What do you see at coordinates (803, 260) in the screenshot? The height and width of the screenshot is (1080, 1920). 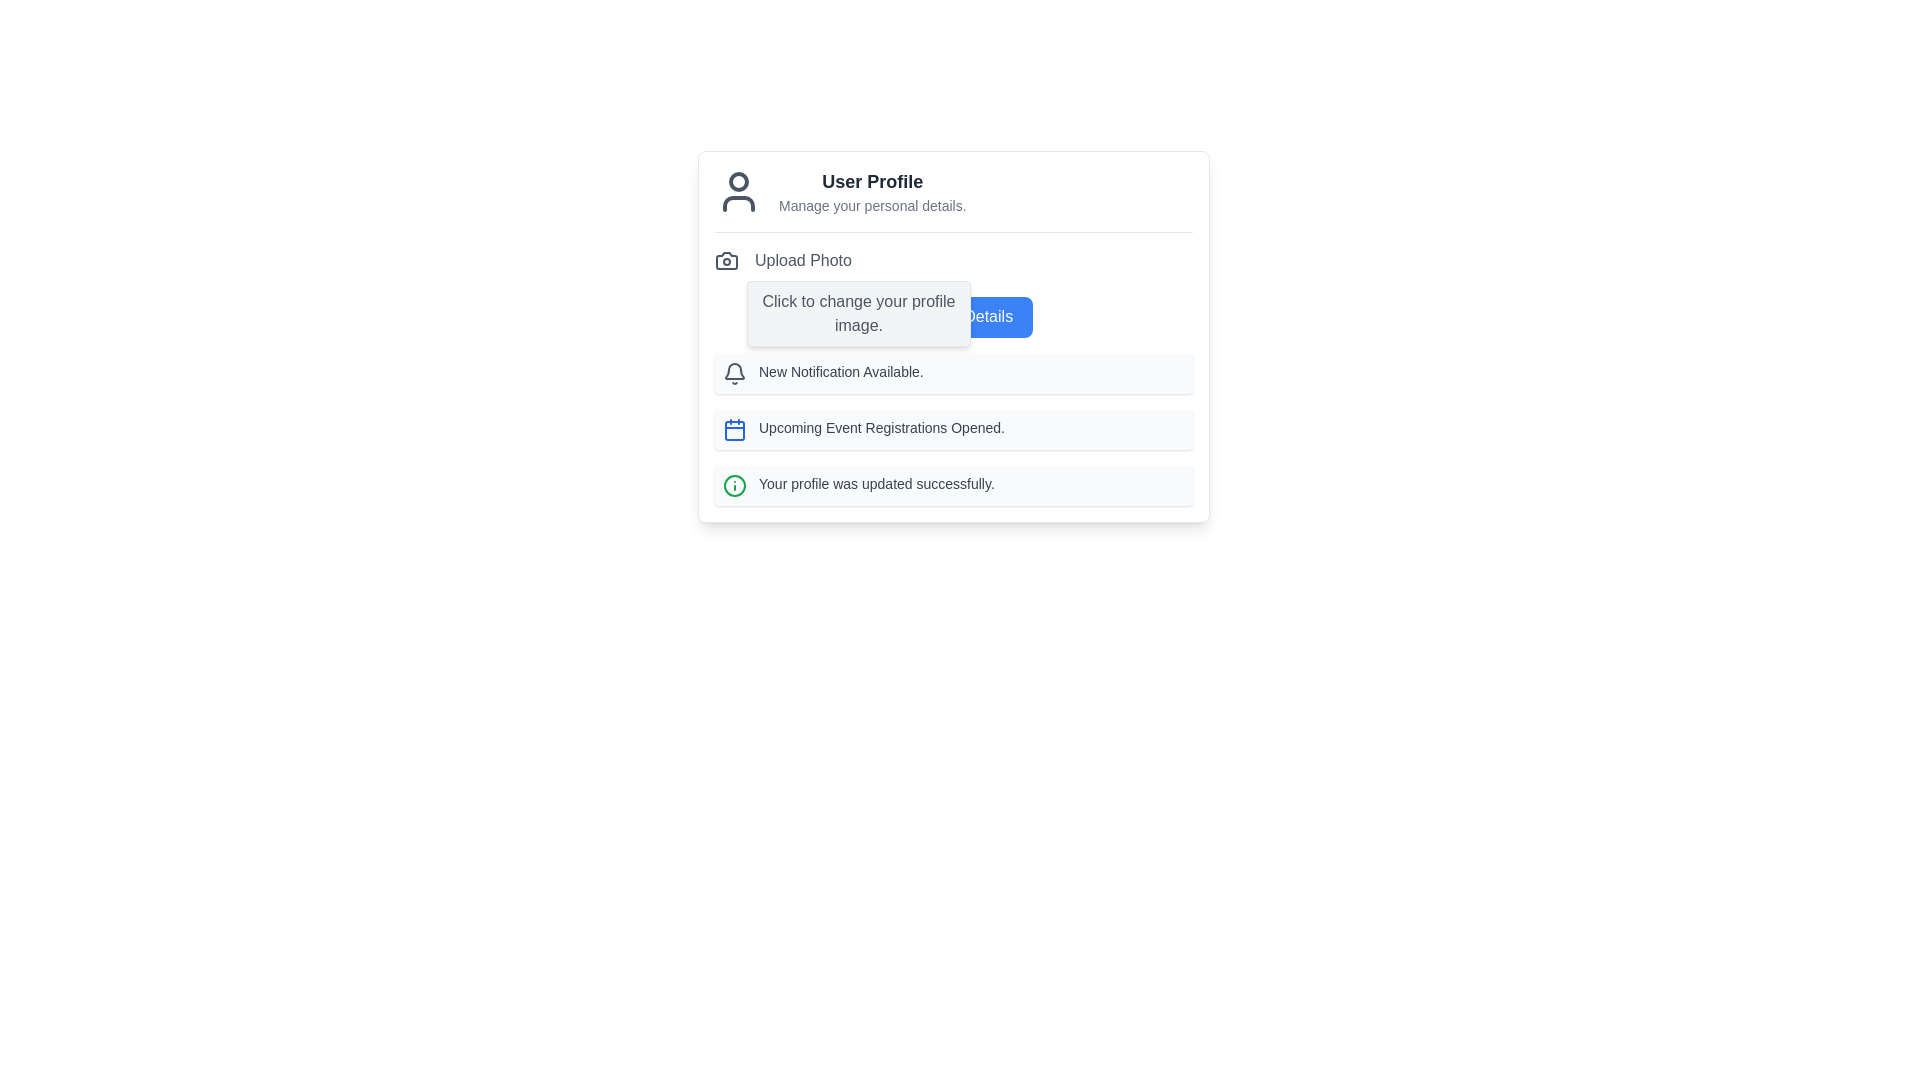 I see `the 'Upload Photo' label, which is a textual label with medium font weight and a gray color scheme, positioned next to a camera icon` at bounding box center [803, 260].